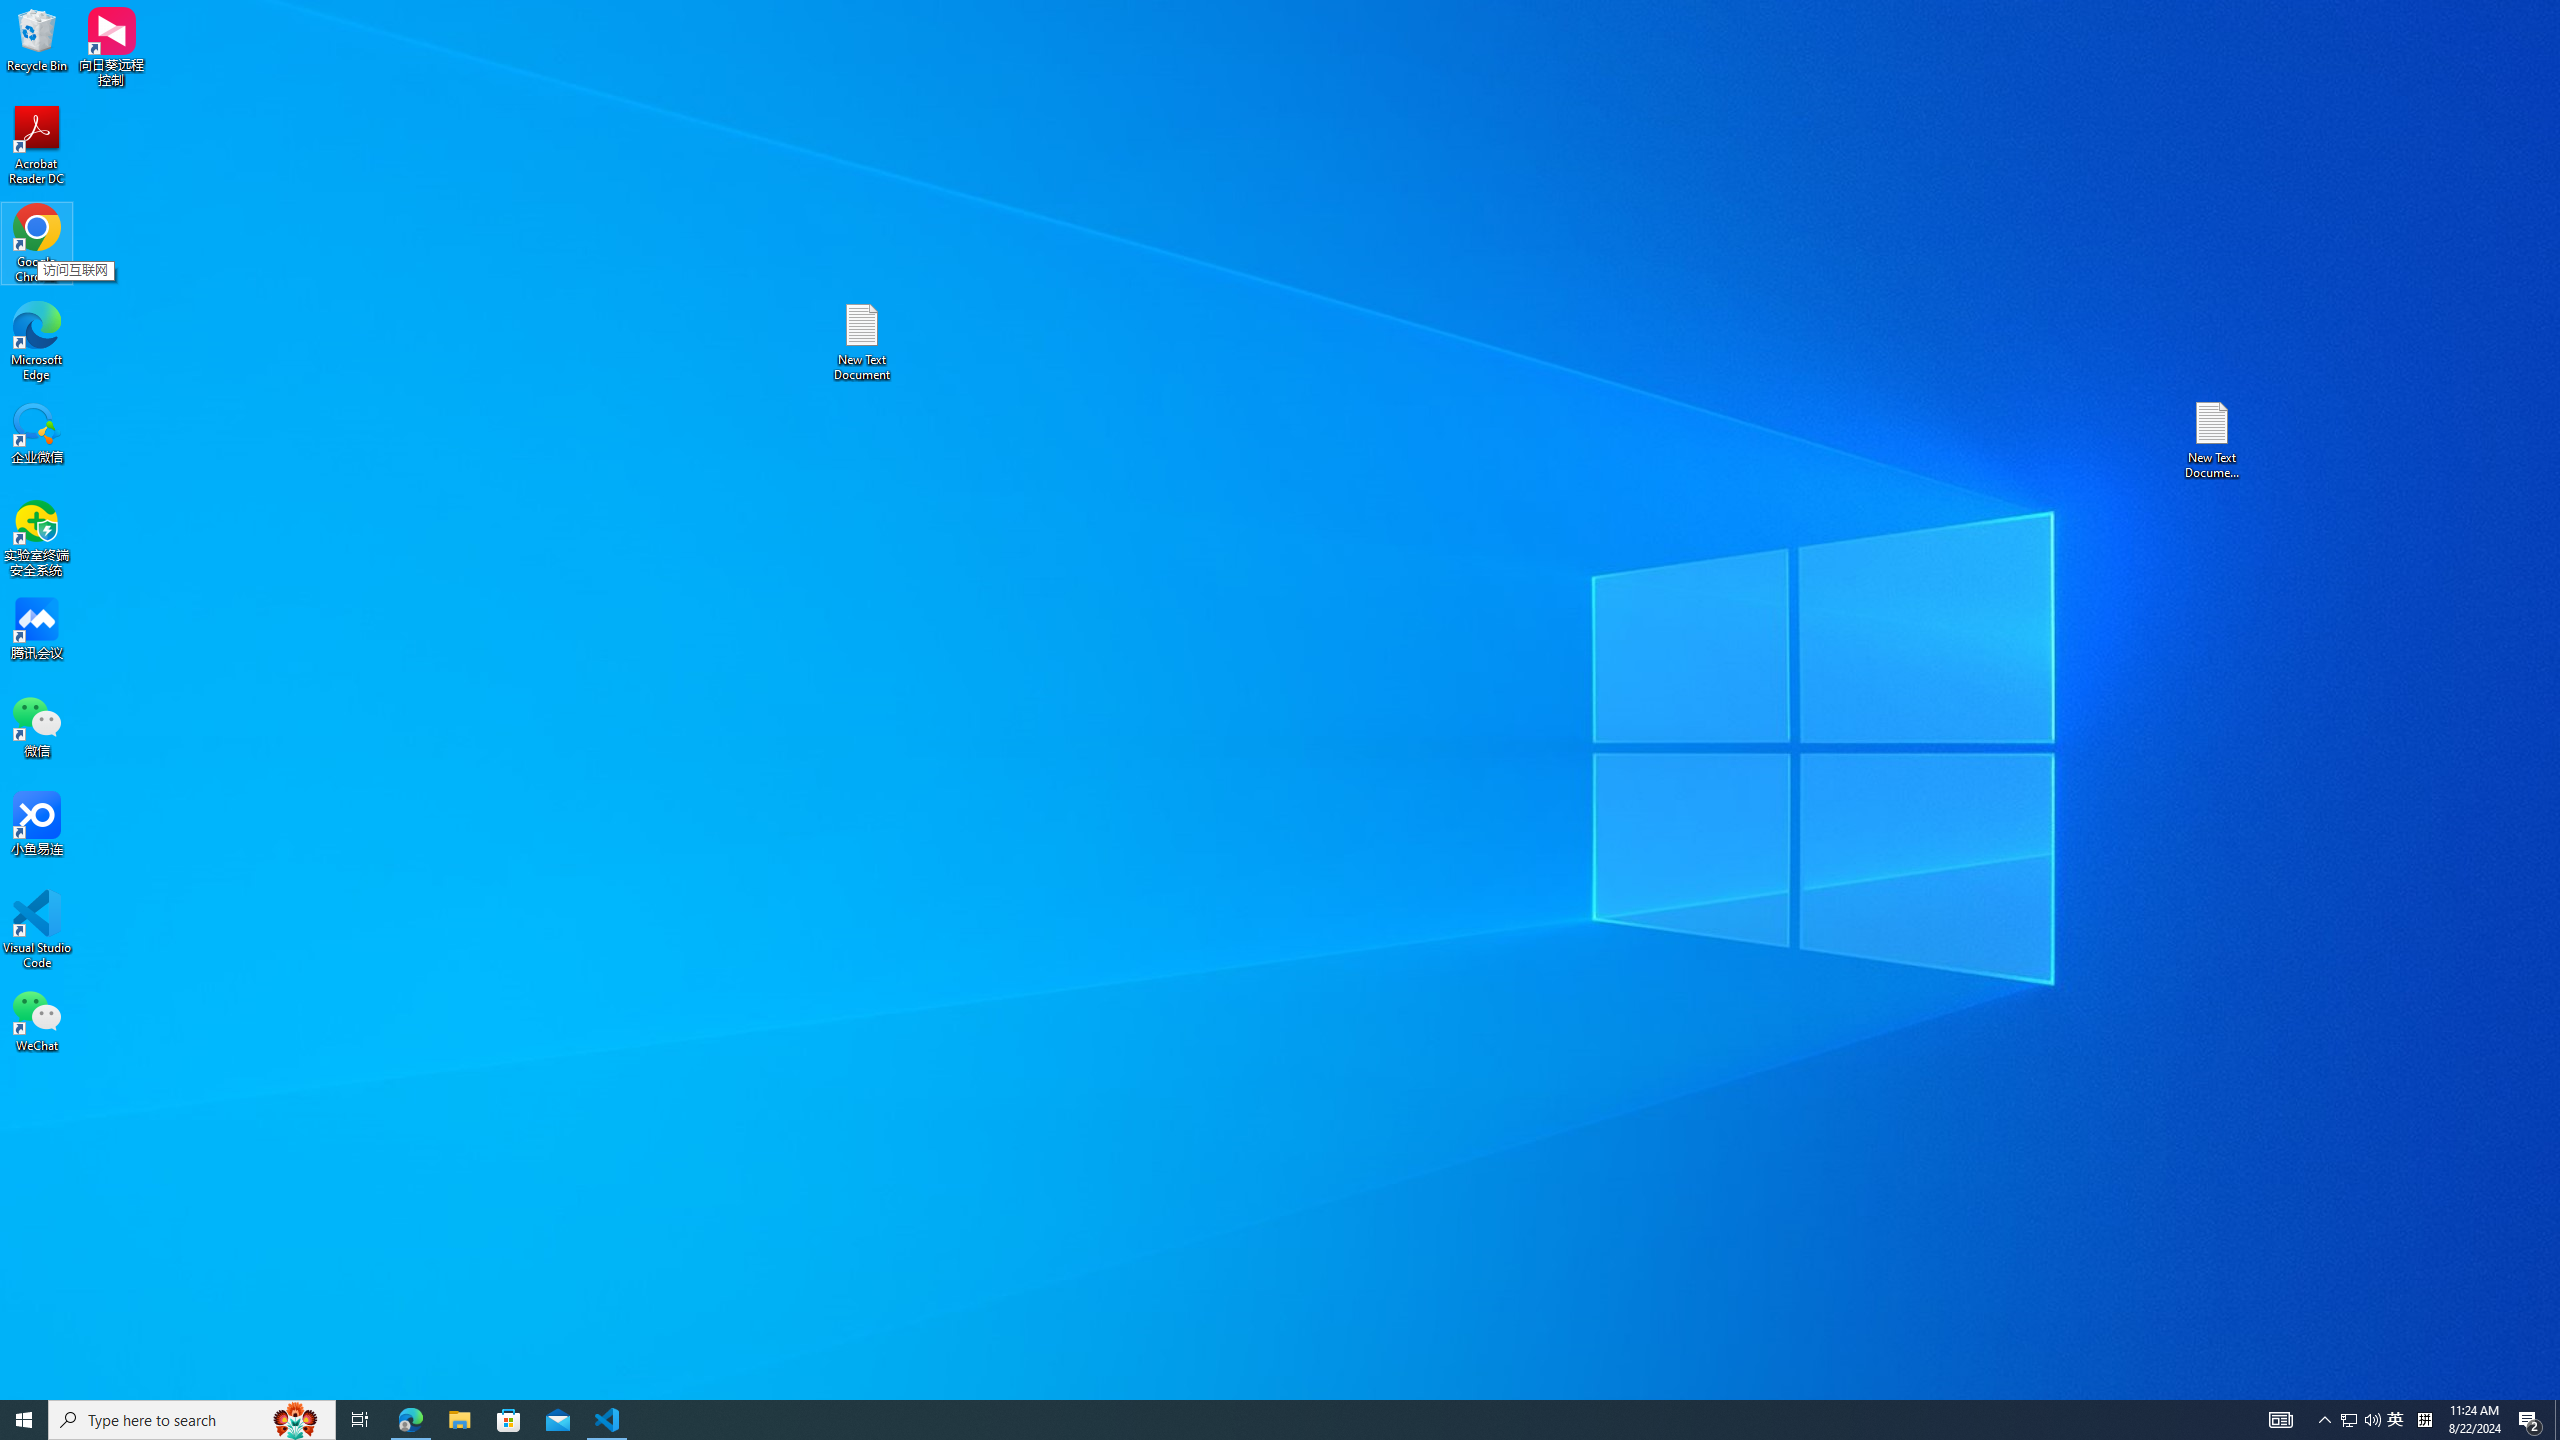 This screenshot has width=2560, height=1440. Describe the element at coordinates (36, 1019) in the screenshot. I see `'WeChat'` at that location.